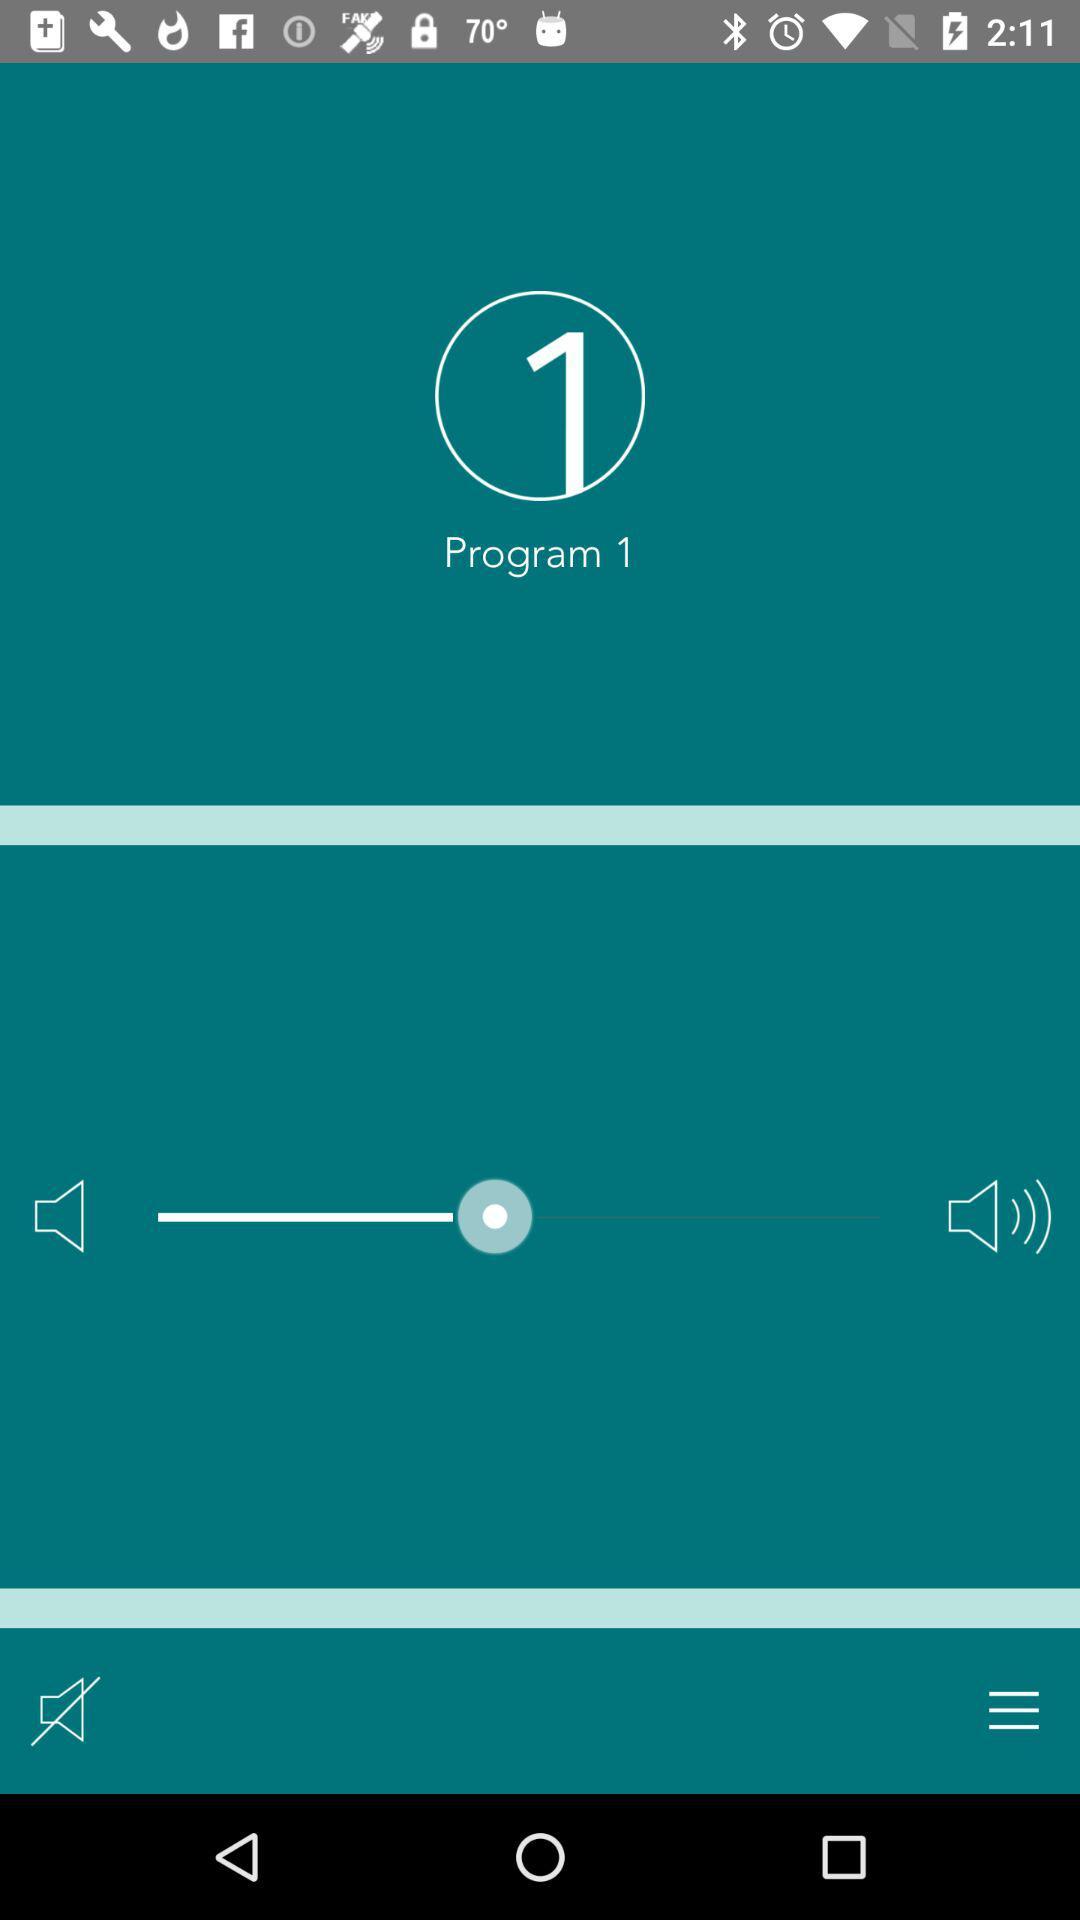 The height and width of the screenshot is (1920, 1080). What do you see at coordinates (1014, 1709) in the screenshot?
I see `the menu icon` at bounding box center [1014, 1709].